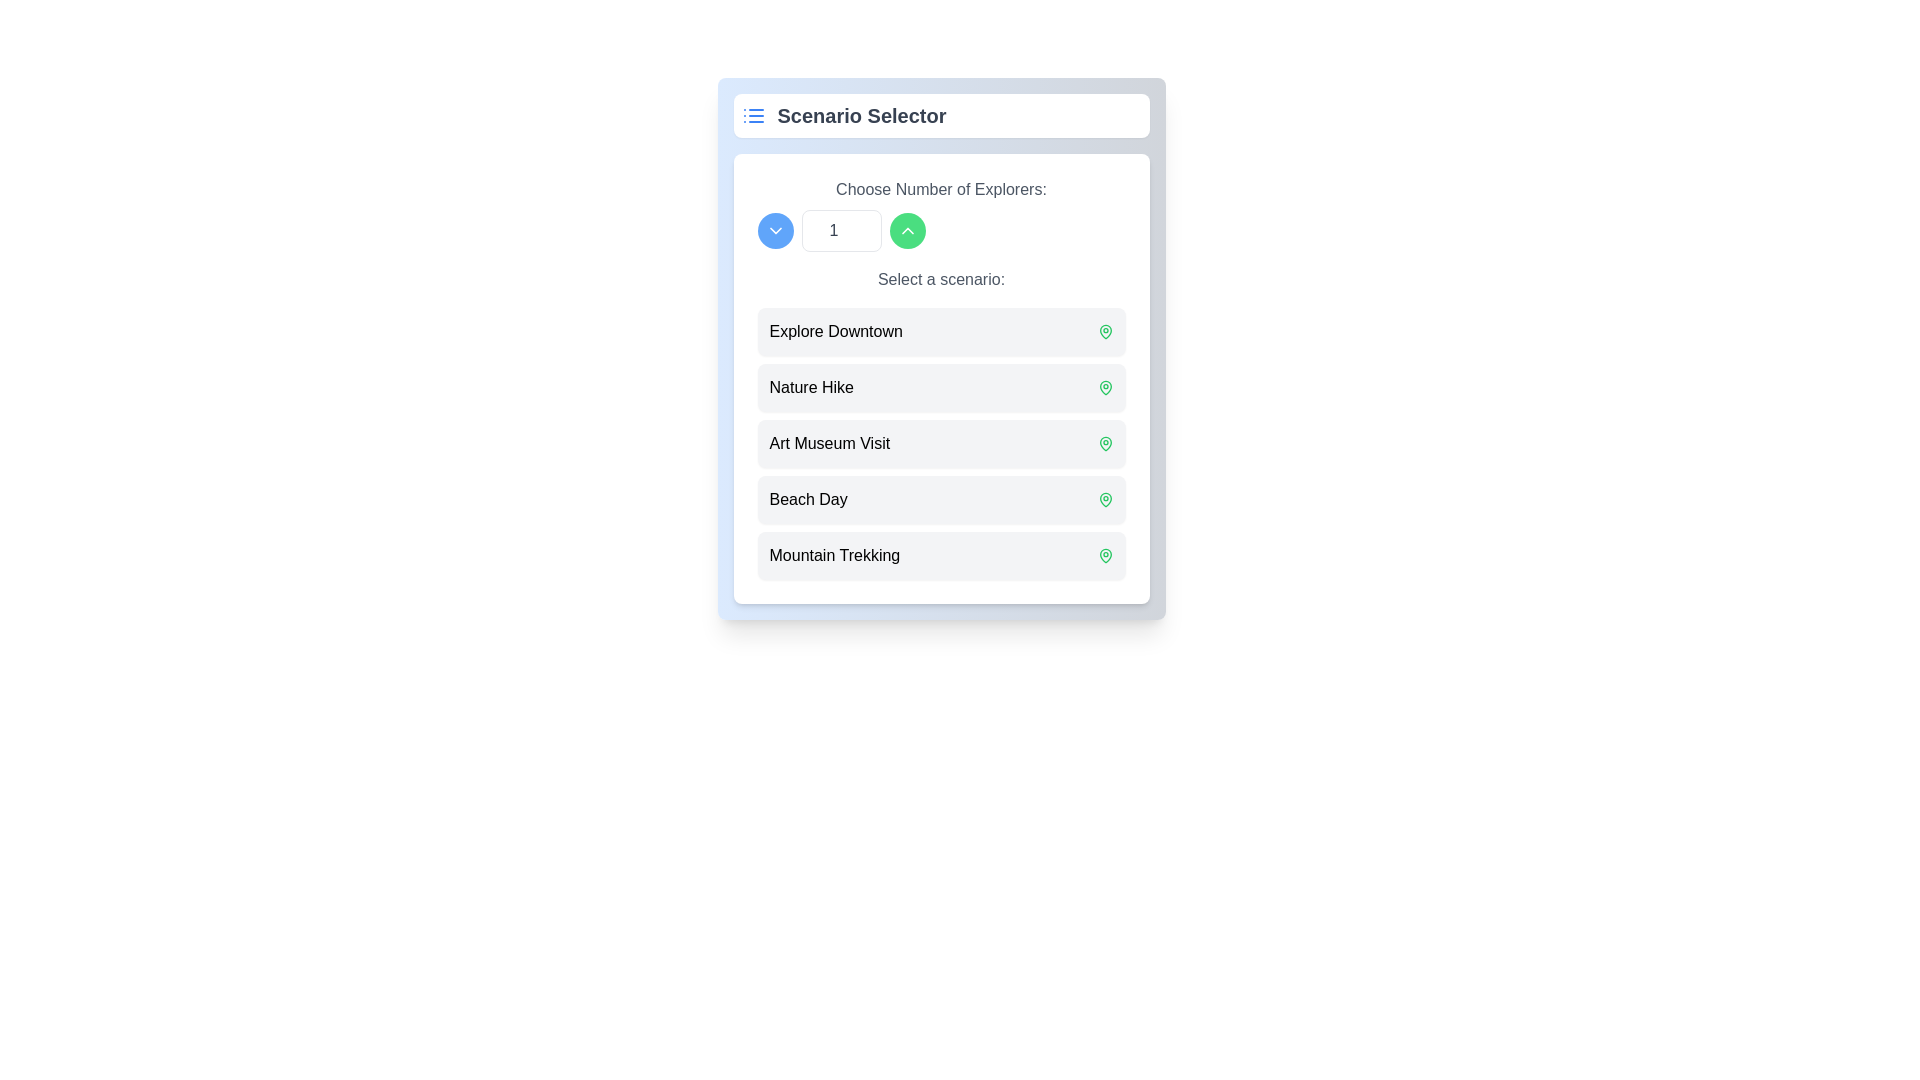  I want to click on the static label indicating 'Explore Downtown', which is located below the section header 'Select a scenario' and to the left of the location icon, so click(836, 330).